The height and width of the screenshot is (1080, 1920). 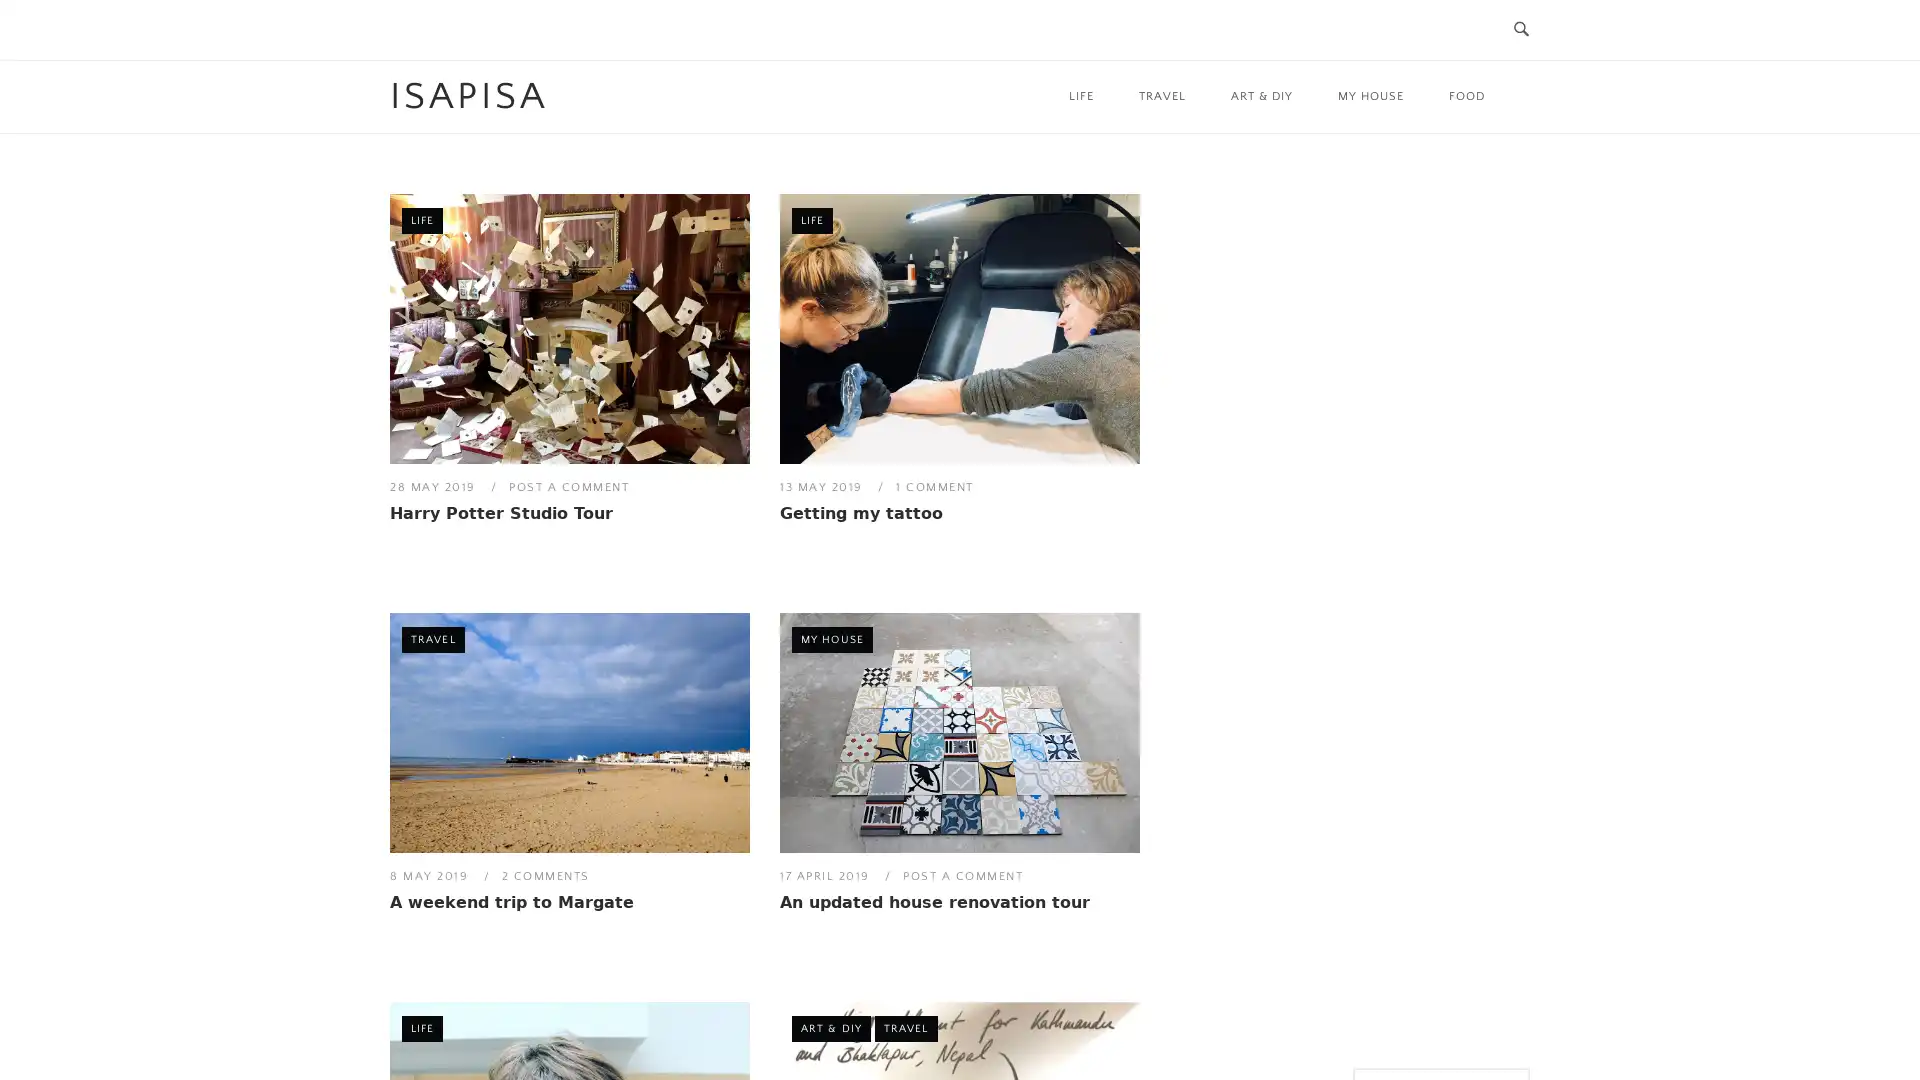 I want to click on Open Search, so click(x=1520, y=29).